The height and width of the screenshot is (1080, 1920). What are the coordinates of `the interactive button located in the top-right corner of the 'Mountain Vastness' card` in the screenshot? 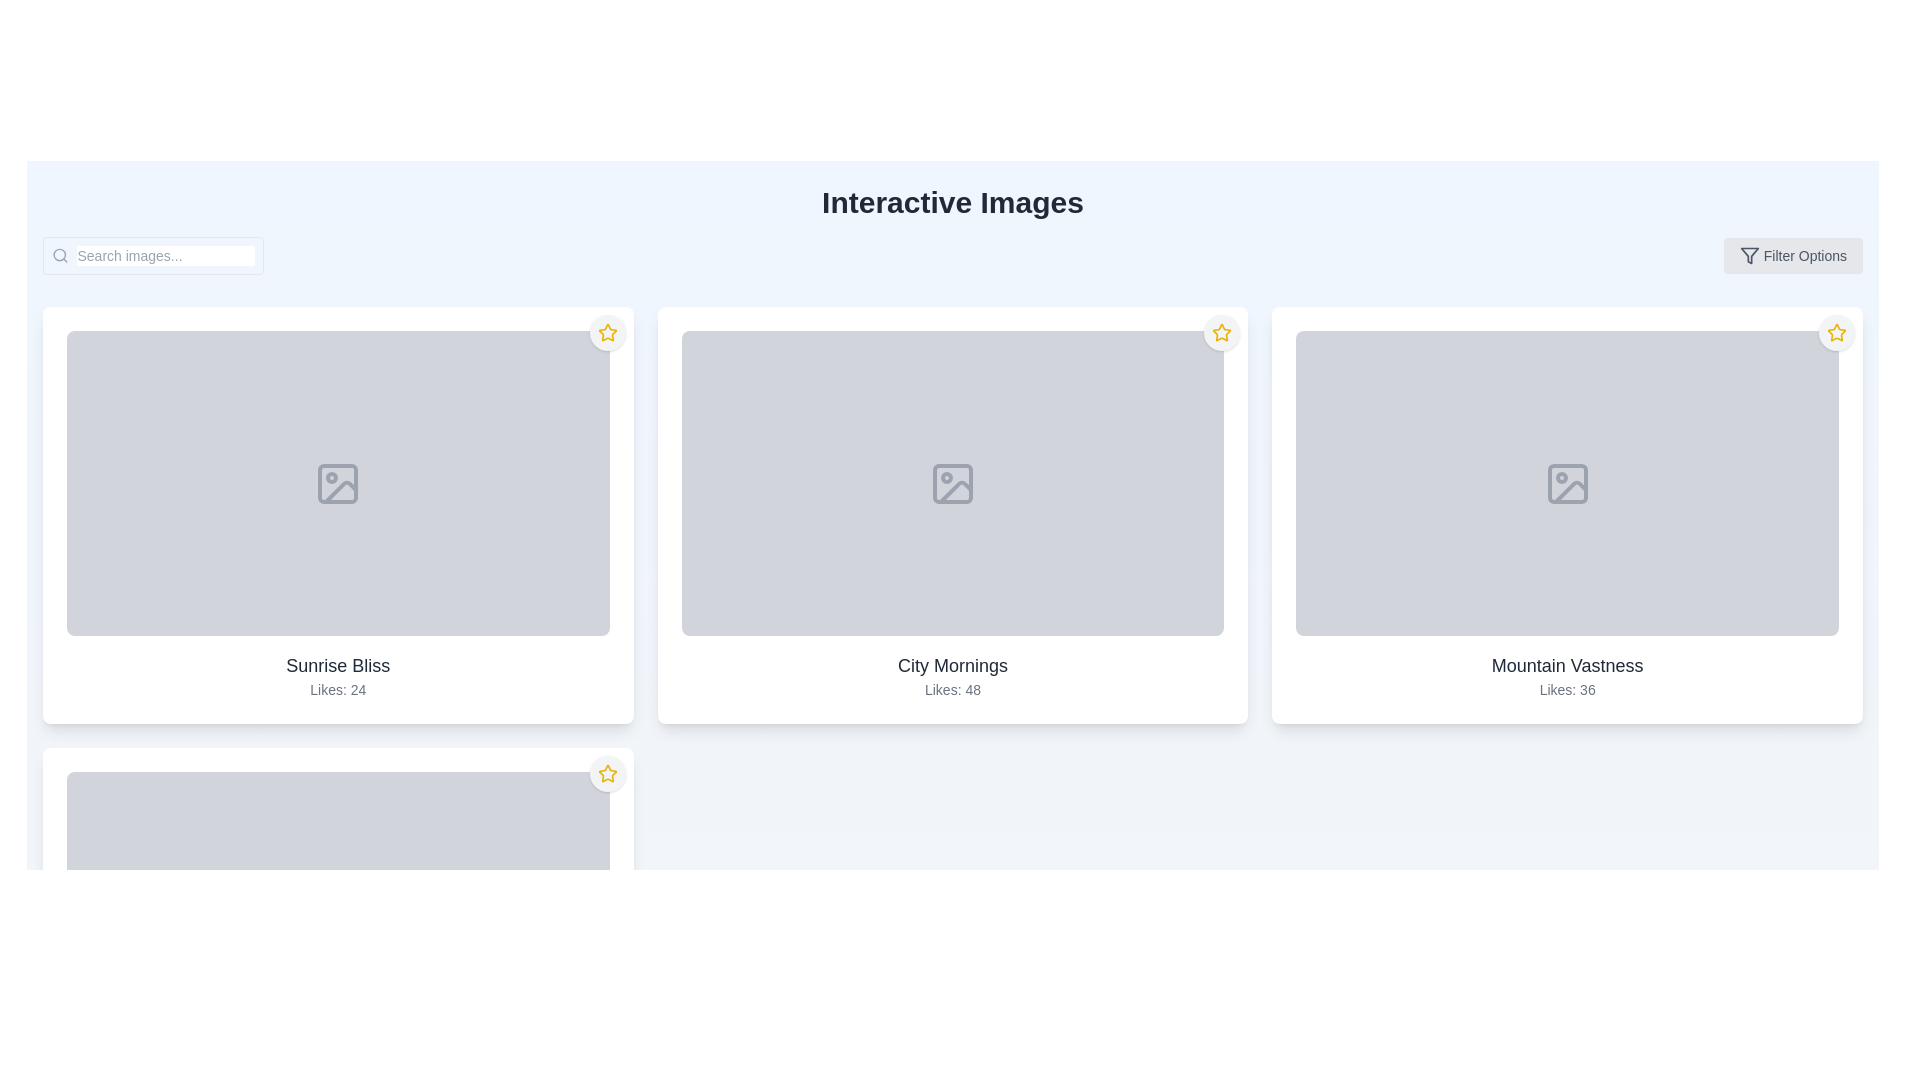 It's located at (1837, 331).